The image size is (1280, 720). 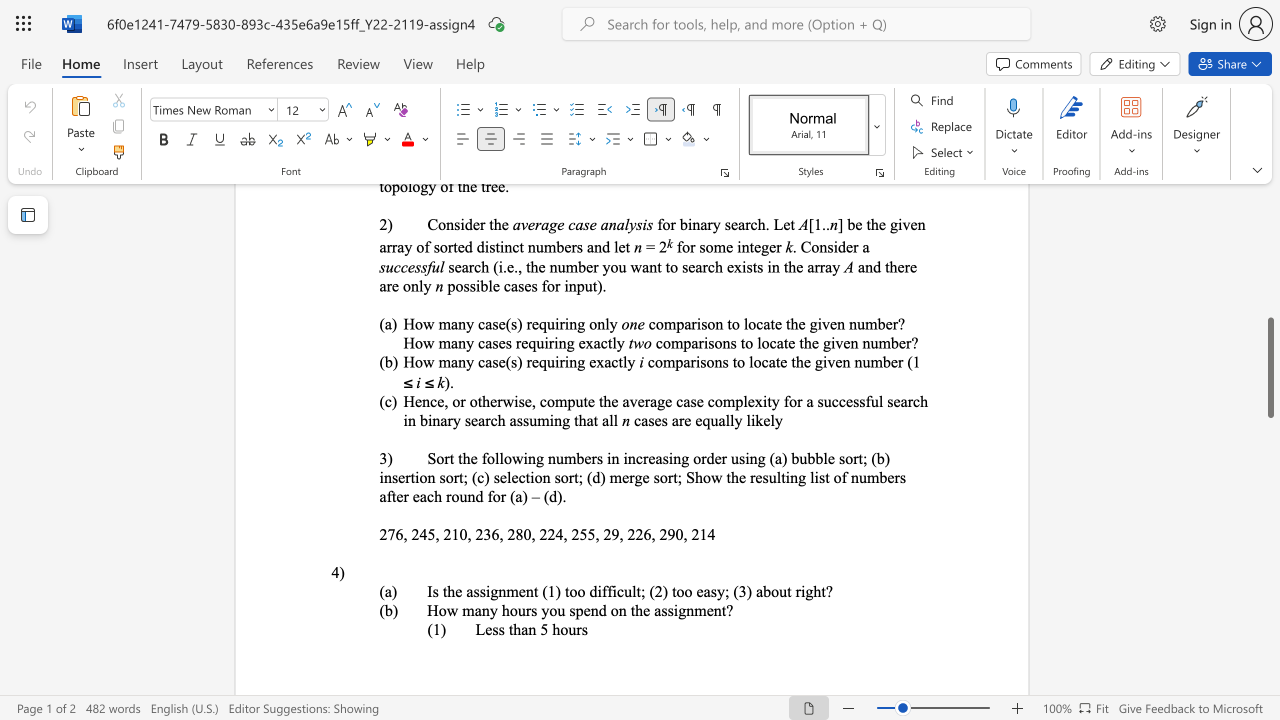 I want to click on the subset text "oo difficult; (2) too ea" within the text "Is the assignment (1) too difficult; (2) too easy; (3) about right?", so click(x=568, y=590).